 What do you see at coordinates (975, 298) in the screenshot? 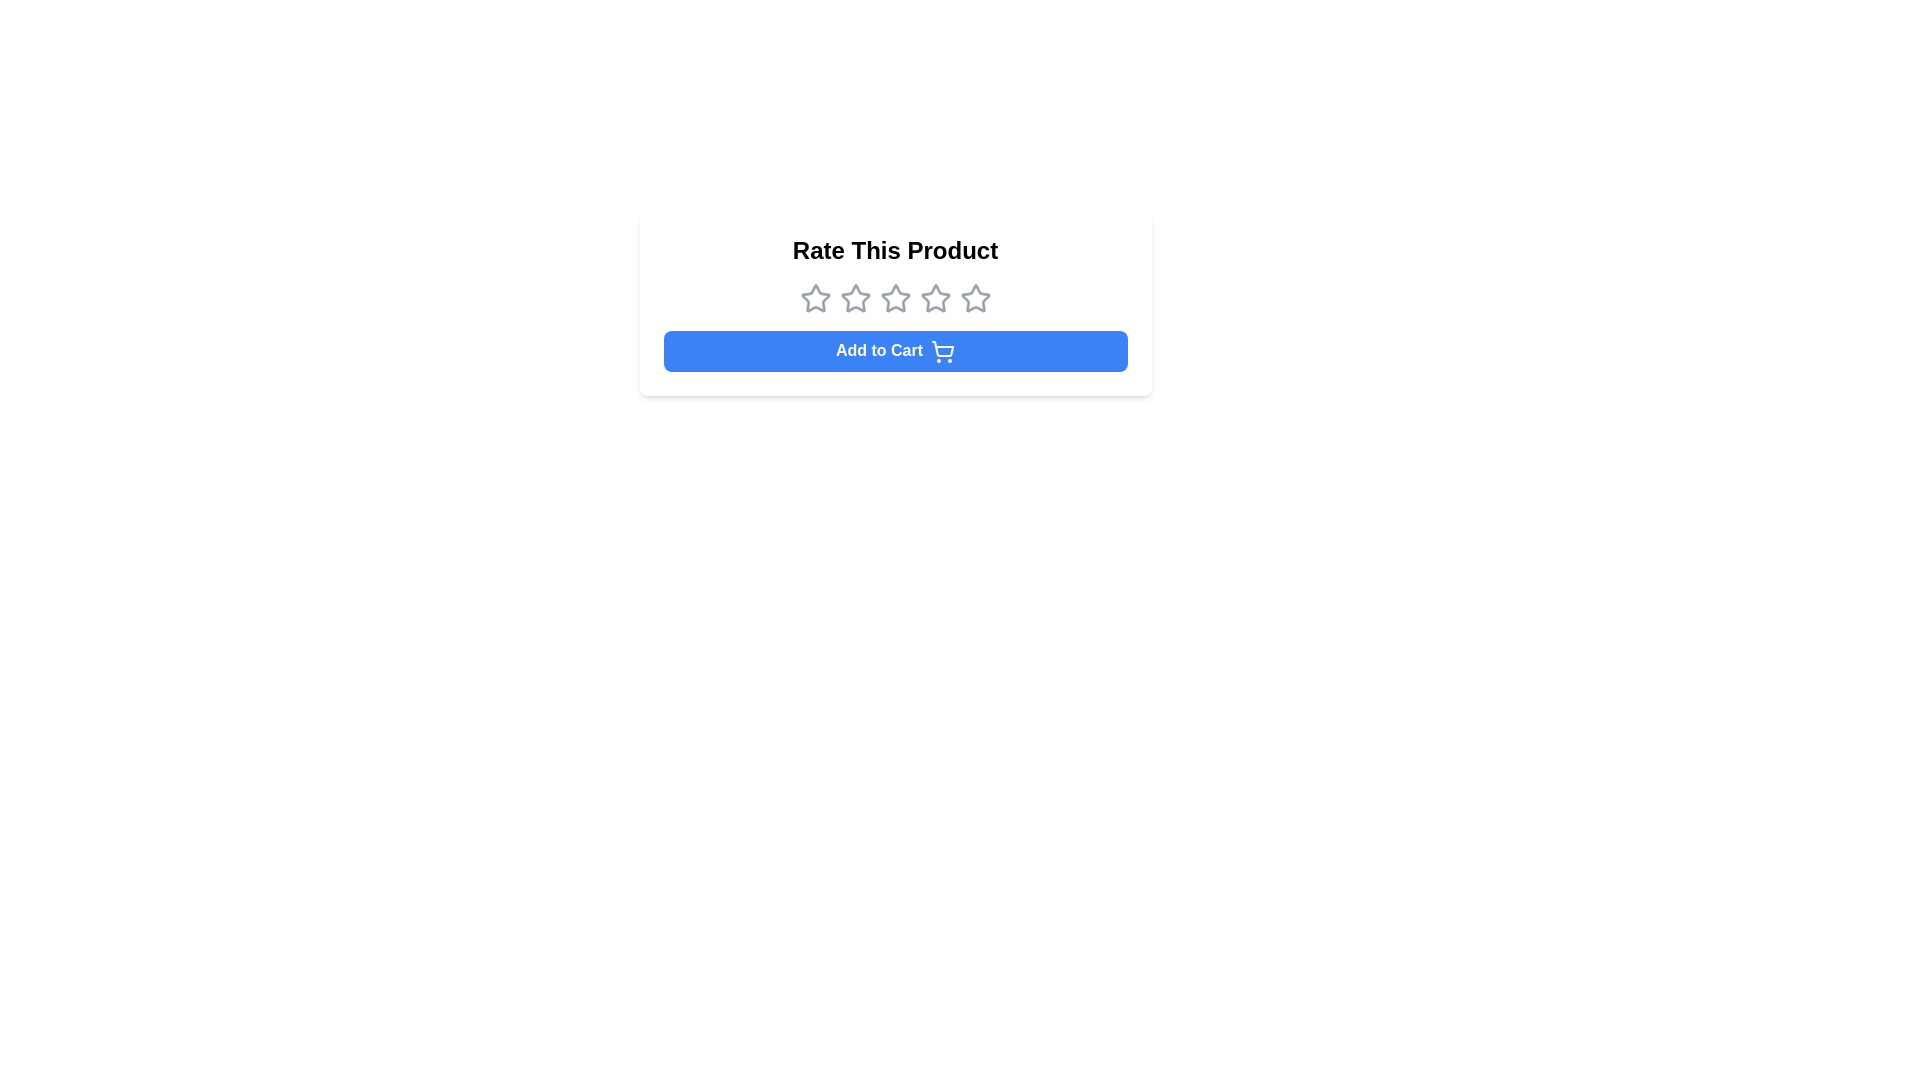
I see `the fifth star icon in the row of five stars` at bounding box center [975, 298].